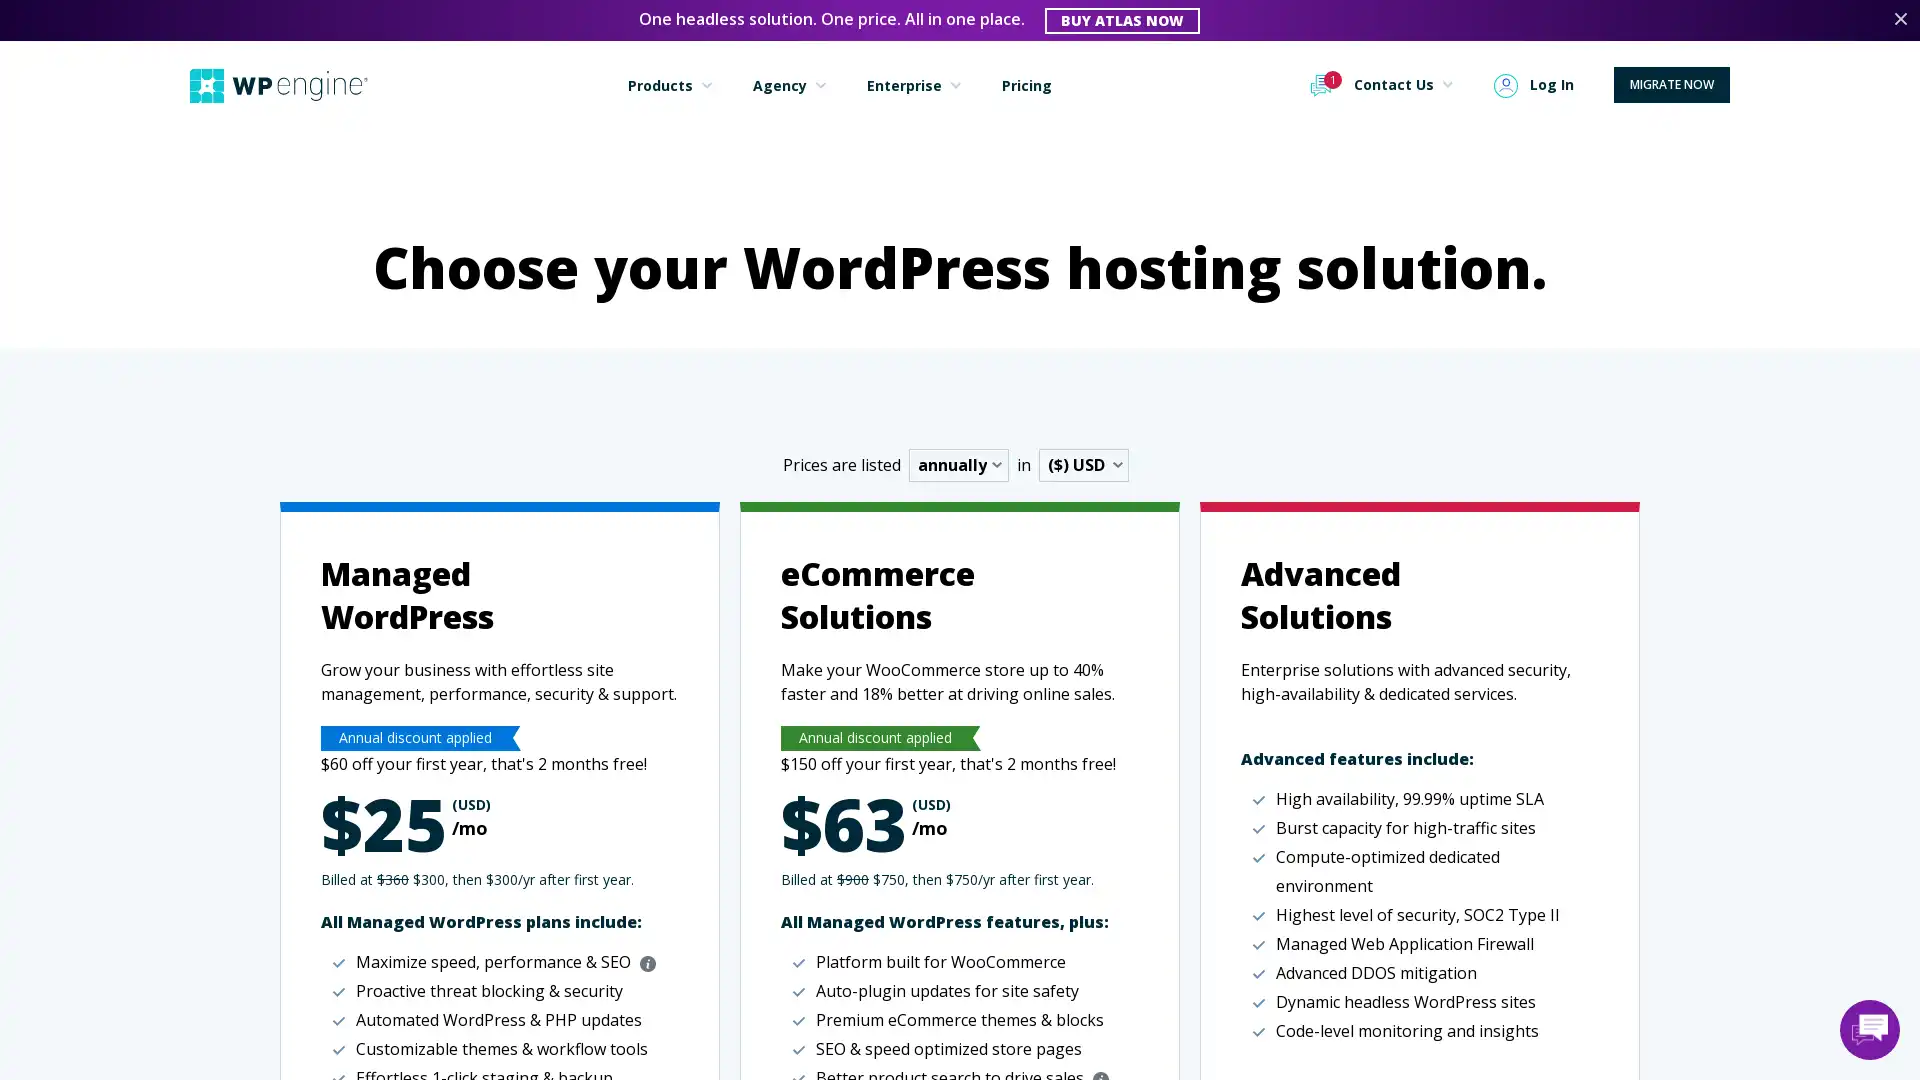 The image size is (1920, 1080). What do you see at coordinates (1899, 19) in the screenshot?
I see `Close` at bounding box center [1899, 19].